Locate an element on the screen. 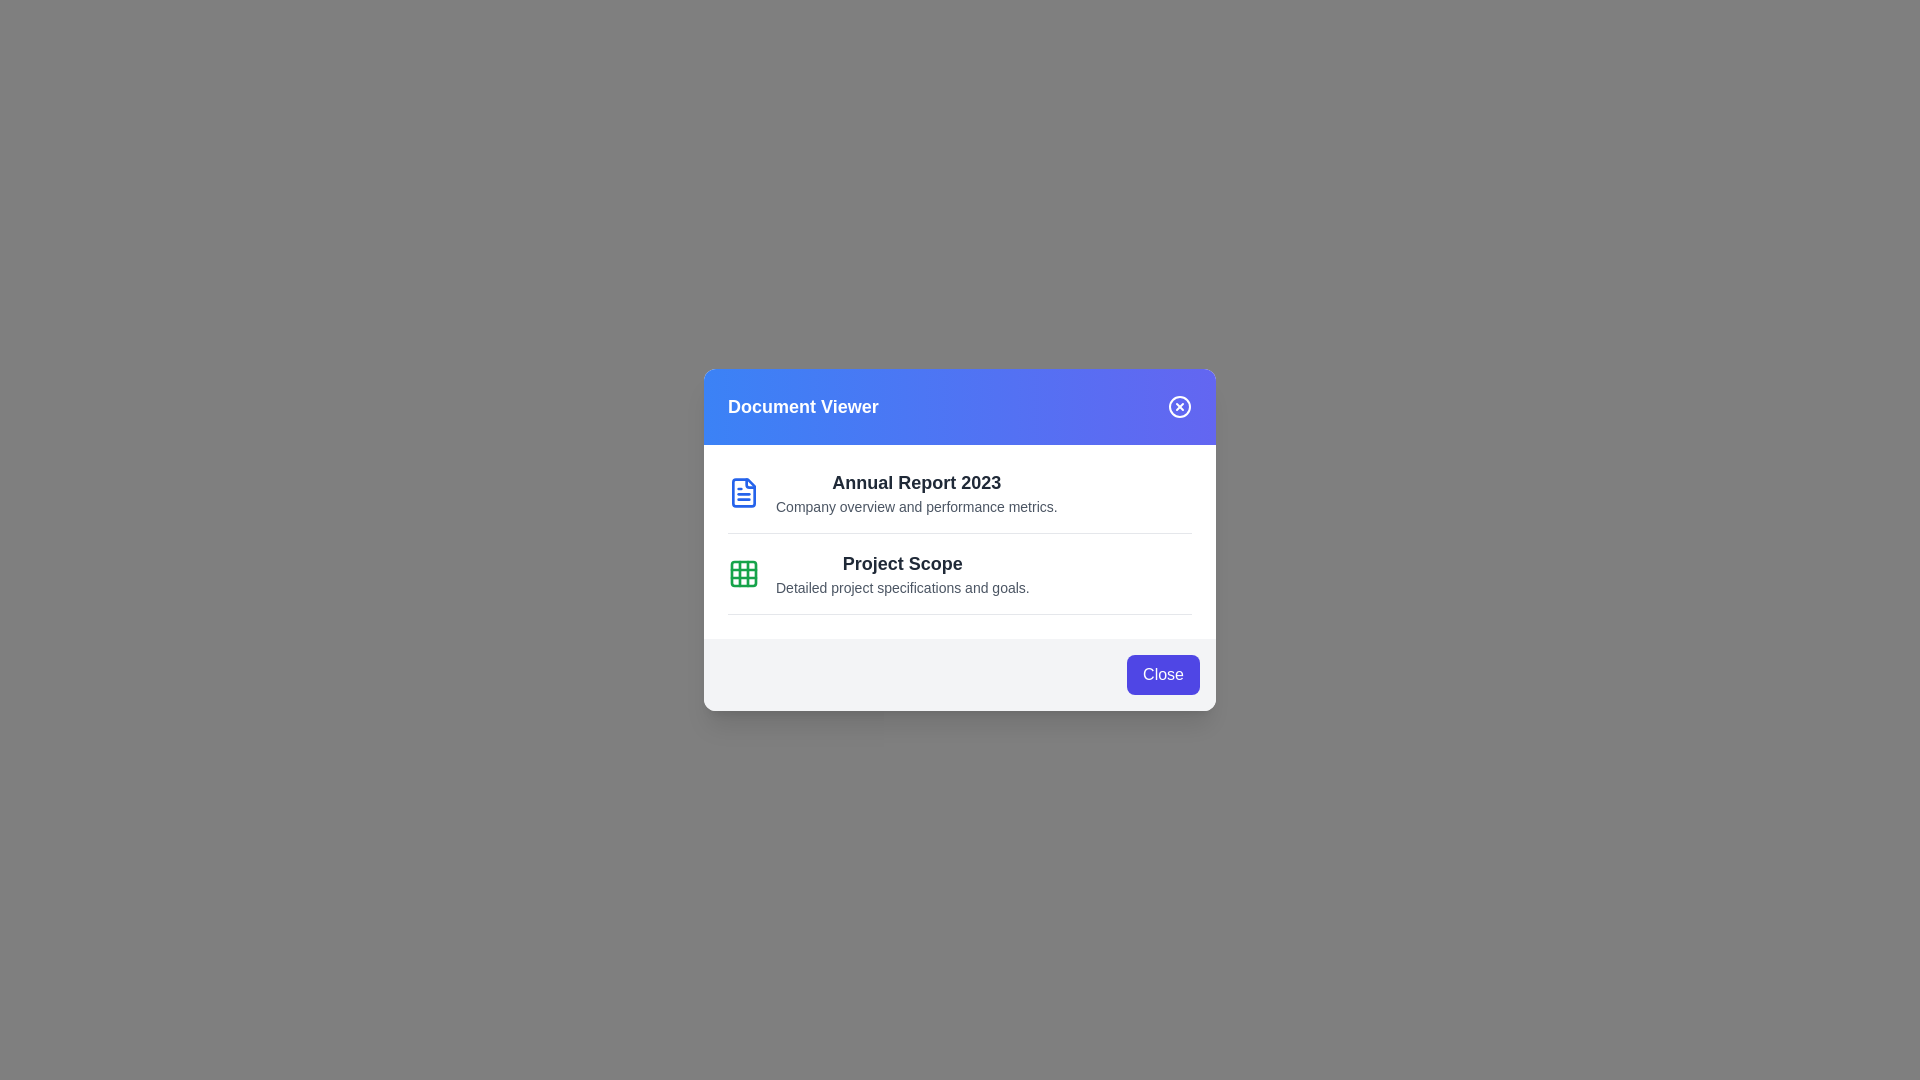 The image size is (1920, 1080). the close icon to close the dialog is located at coordinates (1180, 406).